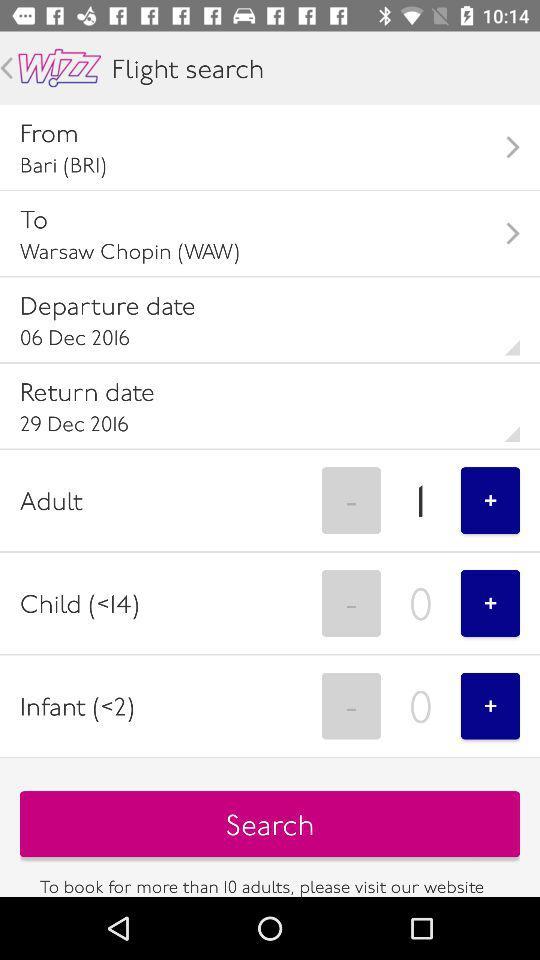 This screenshot has width=540, height=960. I want to click on icon above search button, so click(489, 706).